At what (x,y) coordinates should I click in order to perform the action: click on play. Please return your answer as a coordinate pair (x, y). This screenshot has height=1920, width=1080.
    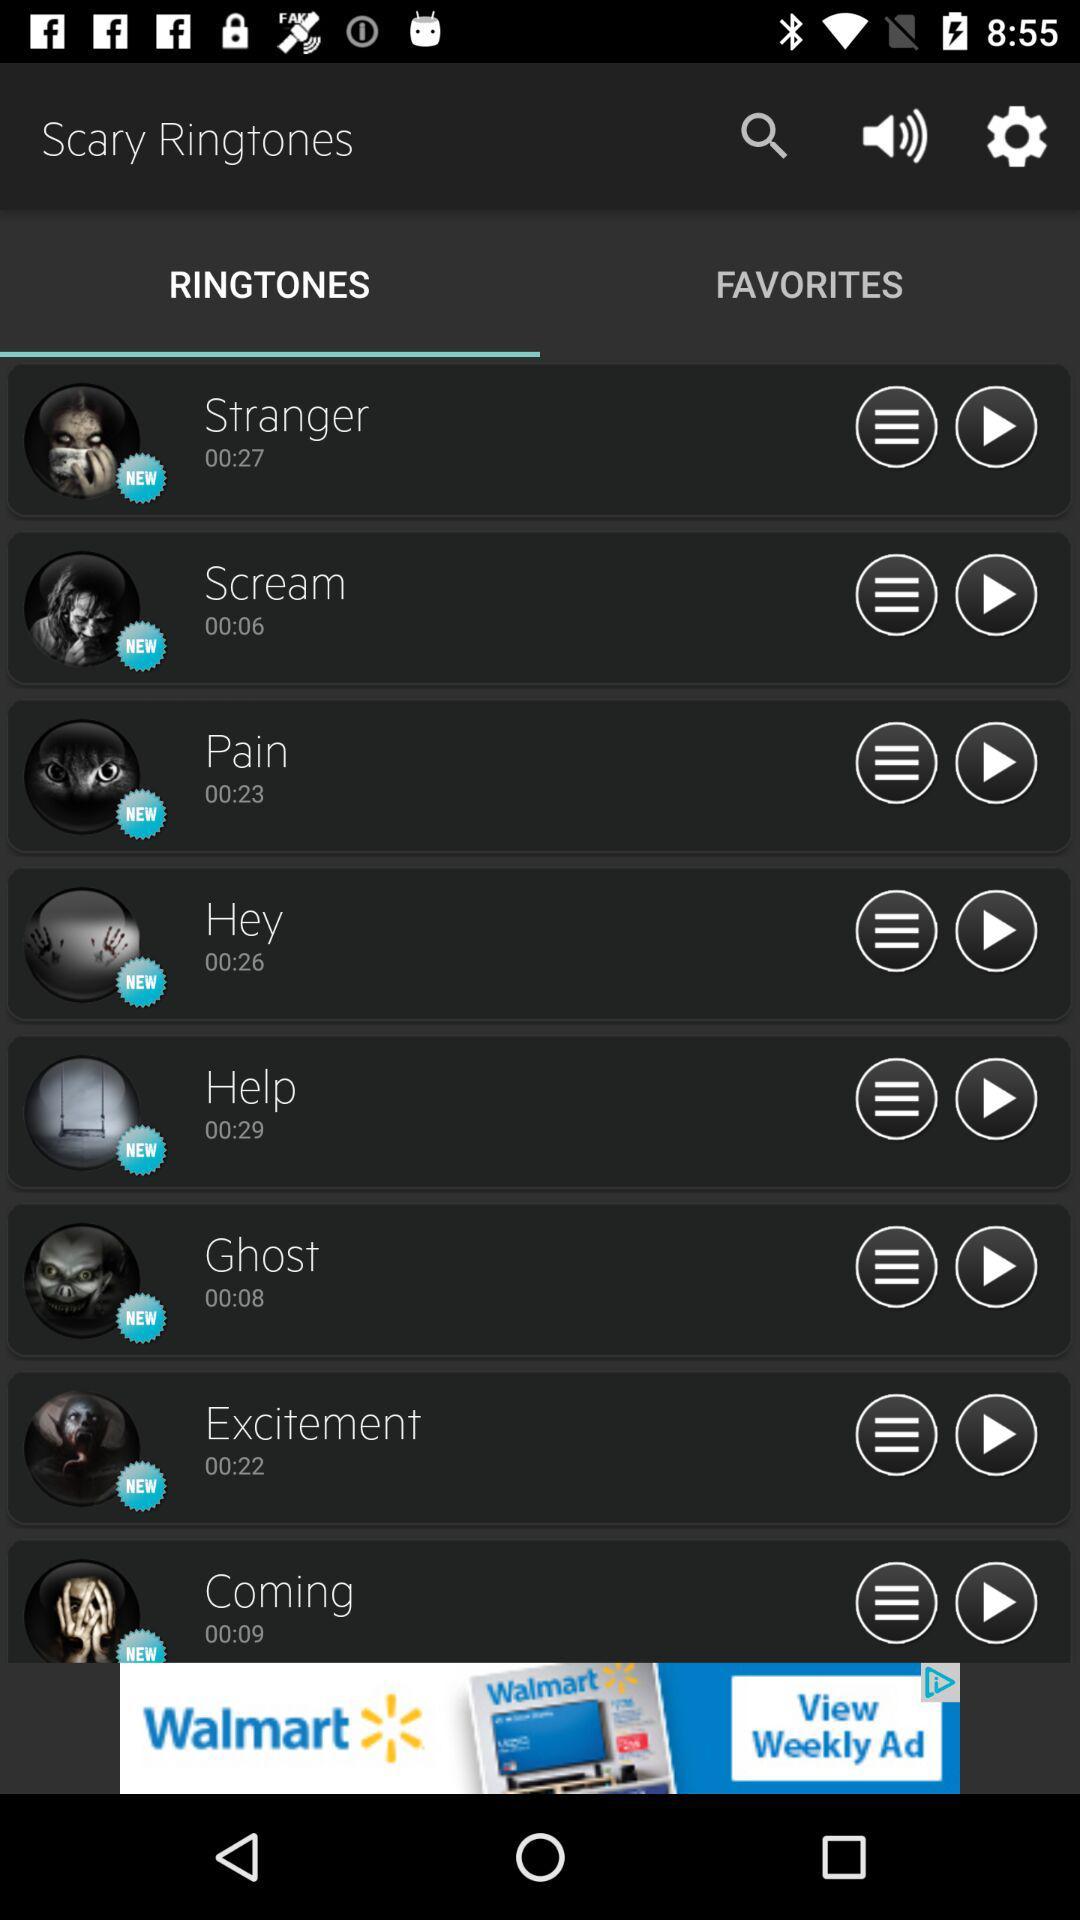
    Looking at the image, I should click on (995, 1435).